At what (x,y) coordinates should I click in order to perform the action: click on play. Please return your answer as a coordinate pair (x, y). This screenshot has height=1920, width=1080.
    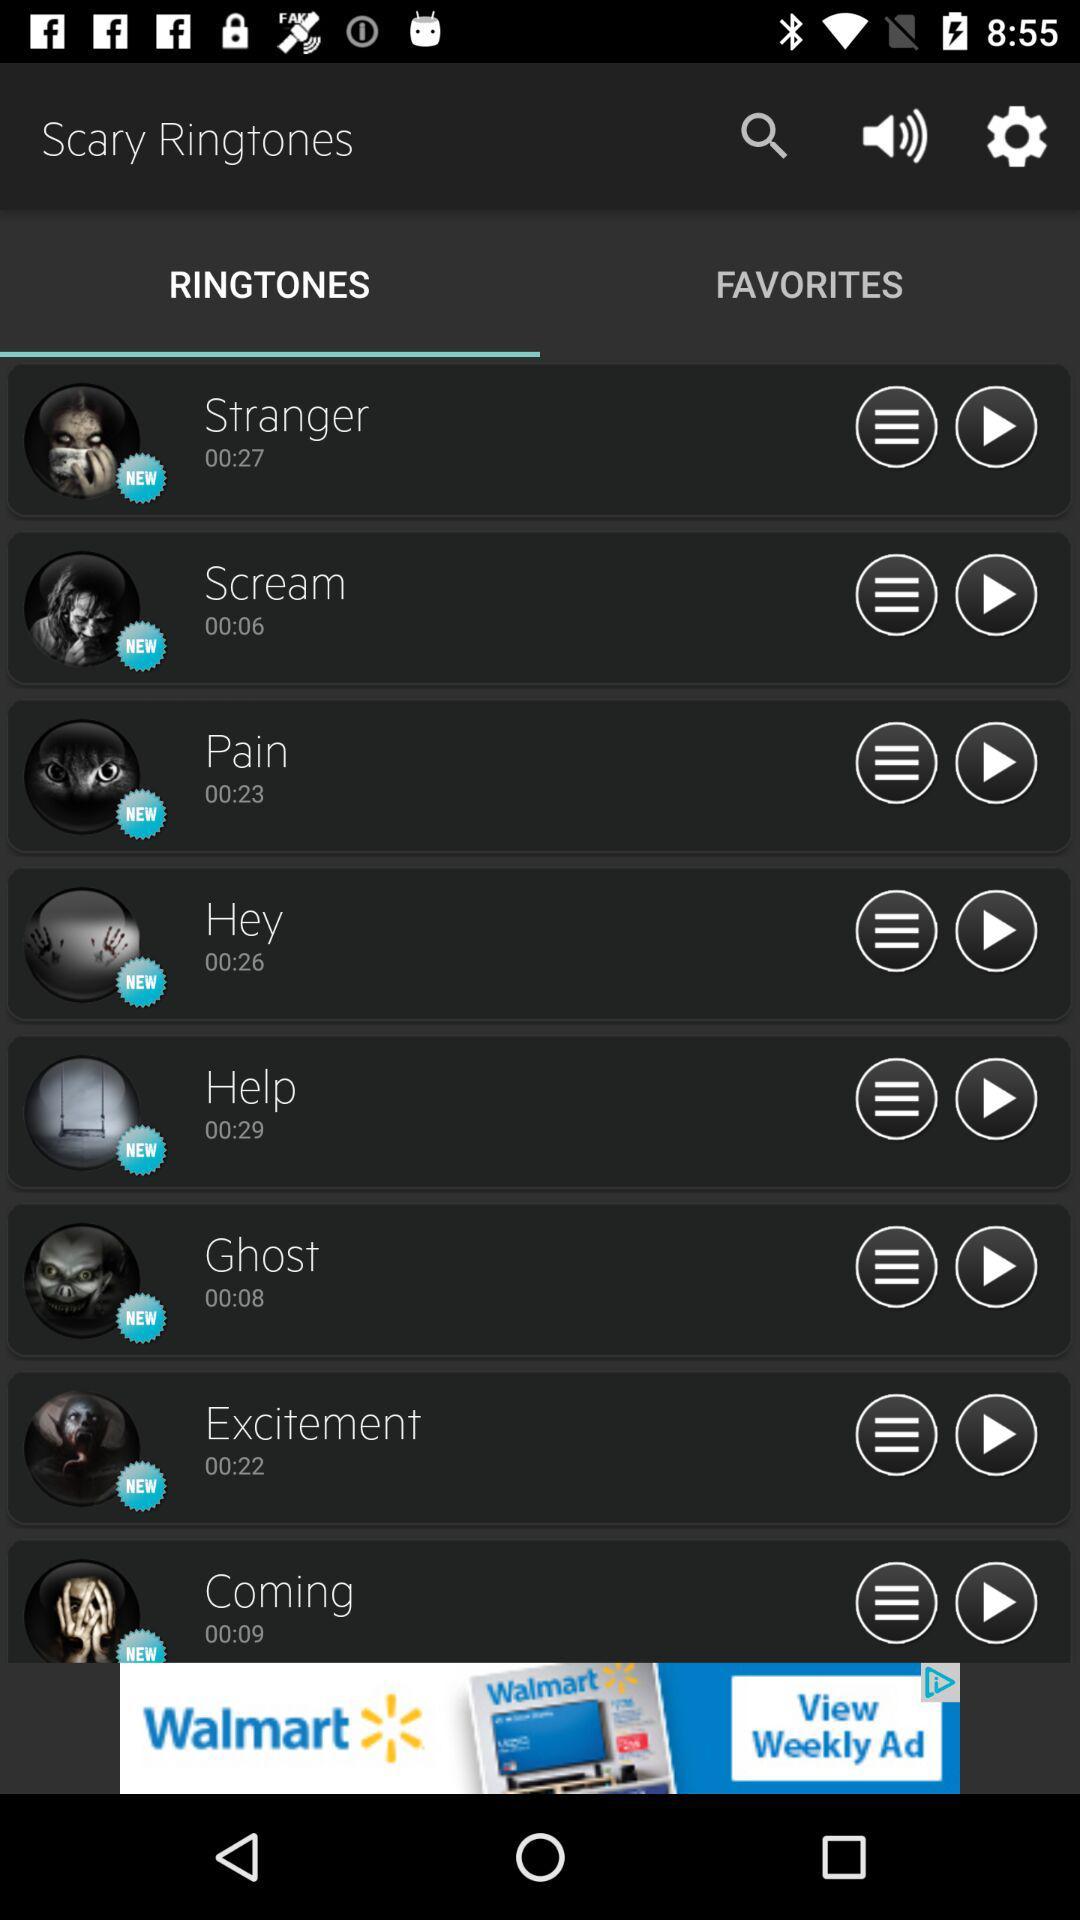
    Looking at the image, I should click on (995, 1435).